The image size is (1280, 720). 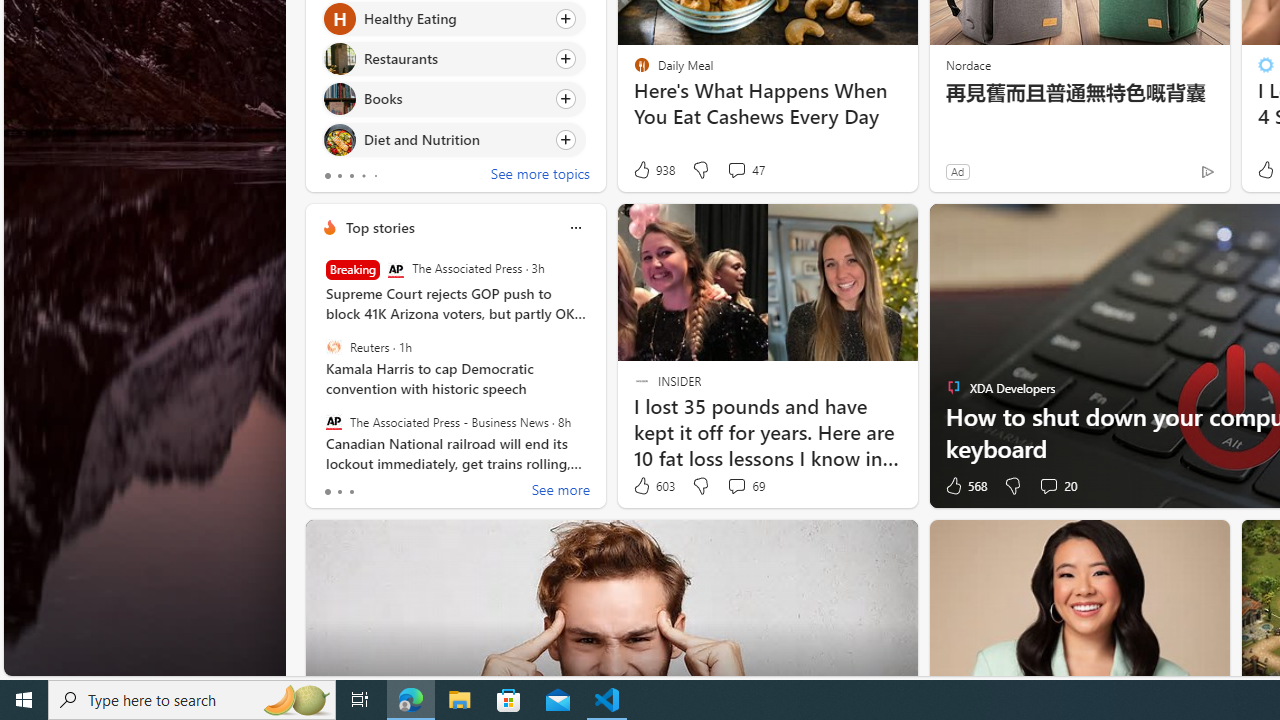 I want to click on 'View comments 20 Comment', so click(x=1056, y=486).